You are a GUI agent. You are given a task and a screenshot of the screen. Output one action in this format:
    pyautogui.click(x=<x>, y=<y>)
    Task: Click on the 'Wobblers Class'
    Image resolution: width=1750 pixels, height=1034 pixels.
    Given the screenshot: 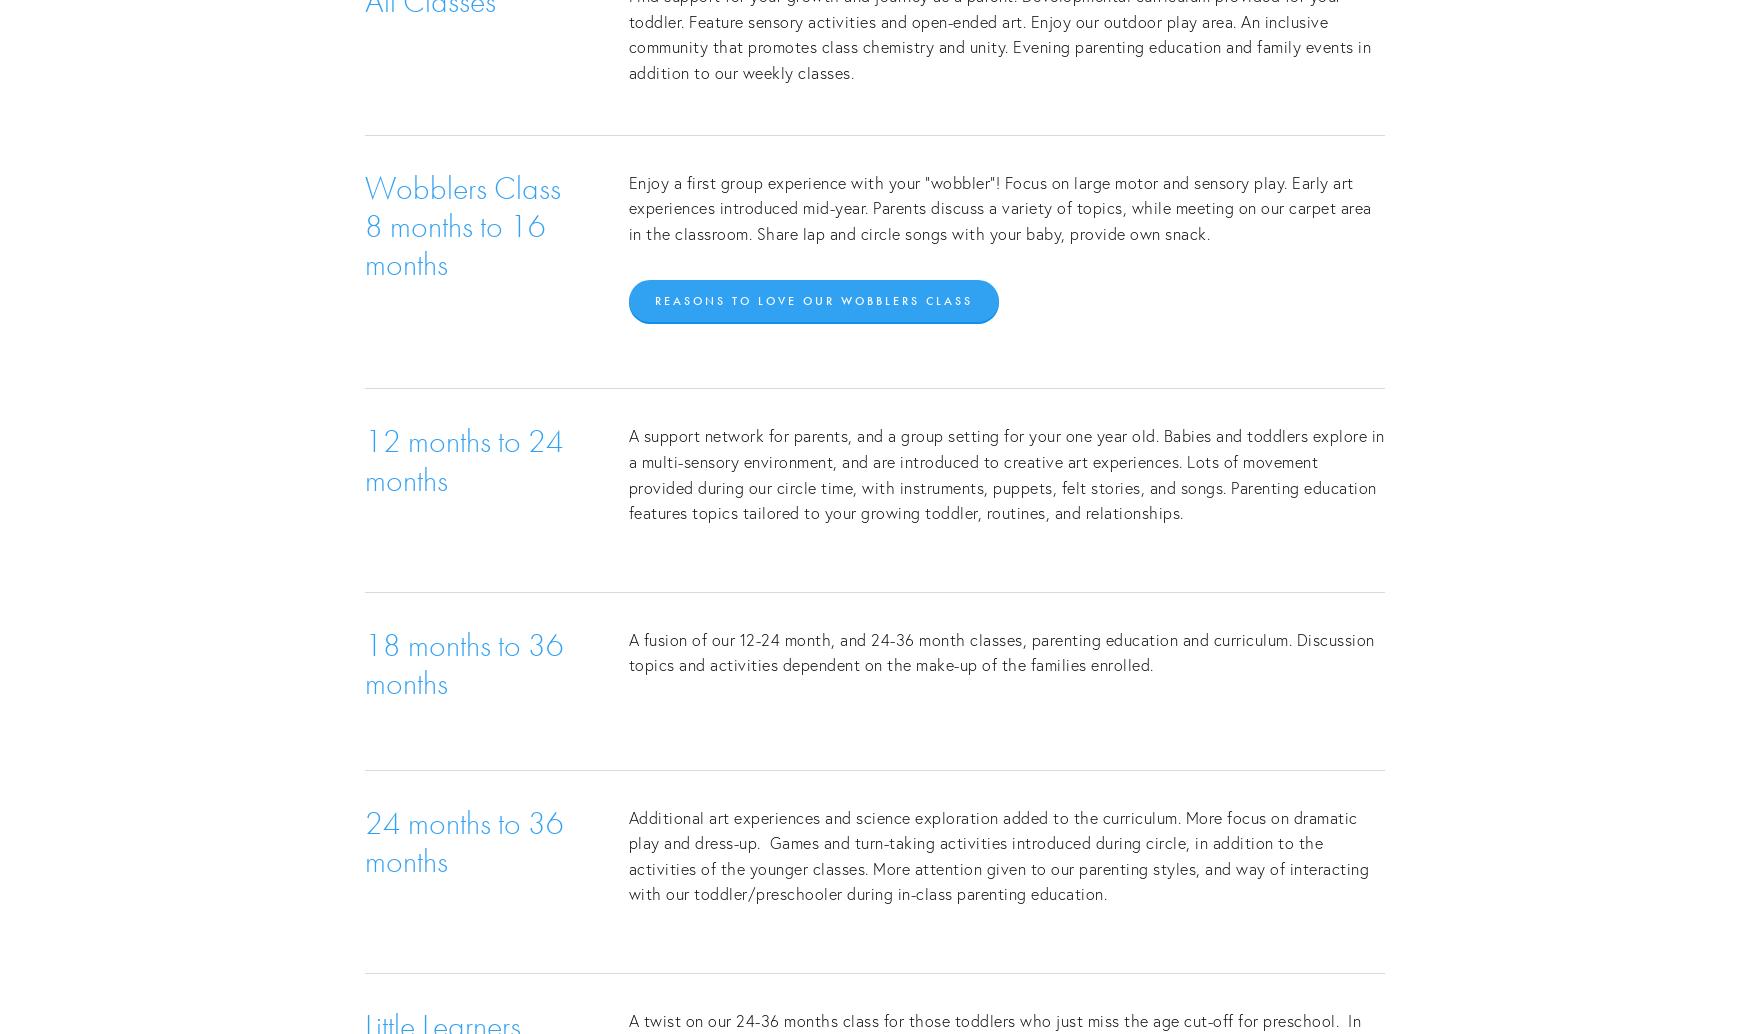 What is the action you would take?
    pyautogui.click(x=365, y=187)
    